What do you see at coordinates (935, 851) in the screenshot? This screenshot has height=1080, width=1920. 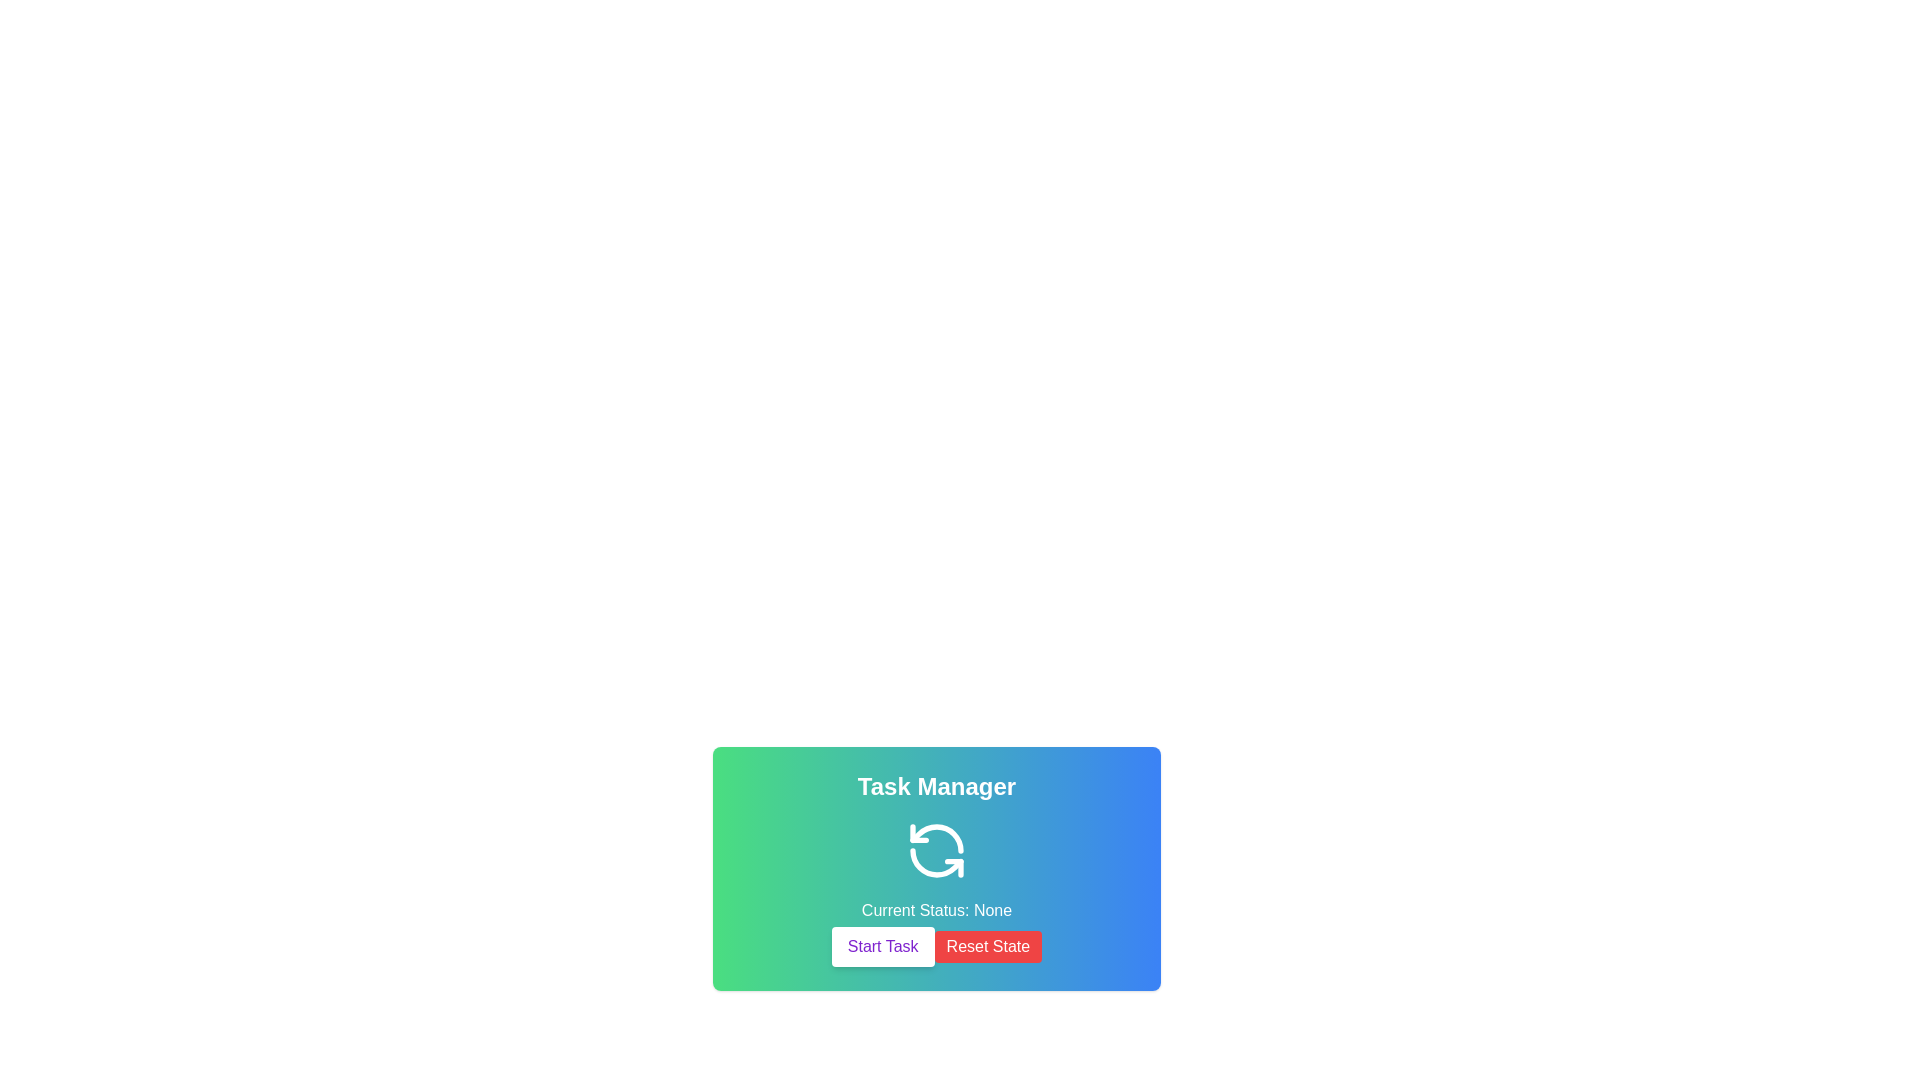 I see `the reset/reload icon located centrally within the 'Task Manager' card, which is positioned above the 'Current Status: None' text` at bounding box center [935, 851].